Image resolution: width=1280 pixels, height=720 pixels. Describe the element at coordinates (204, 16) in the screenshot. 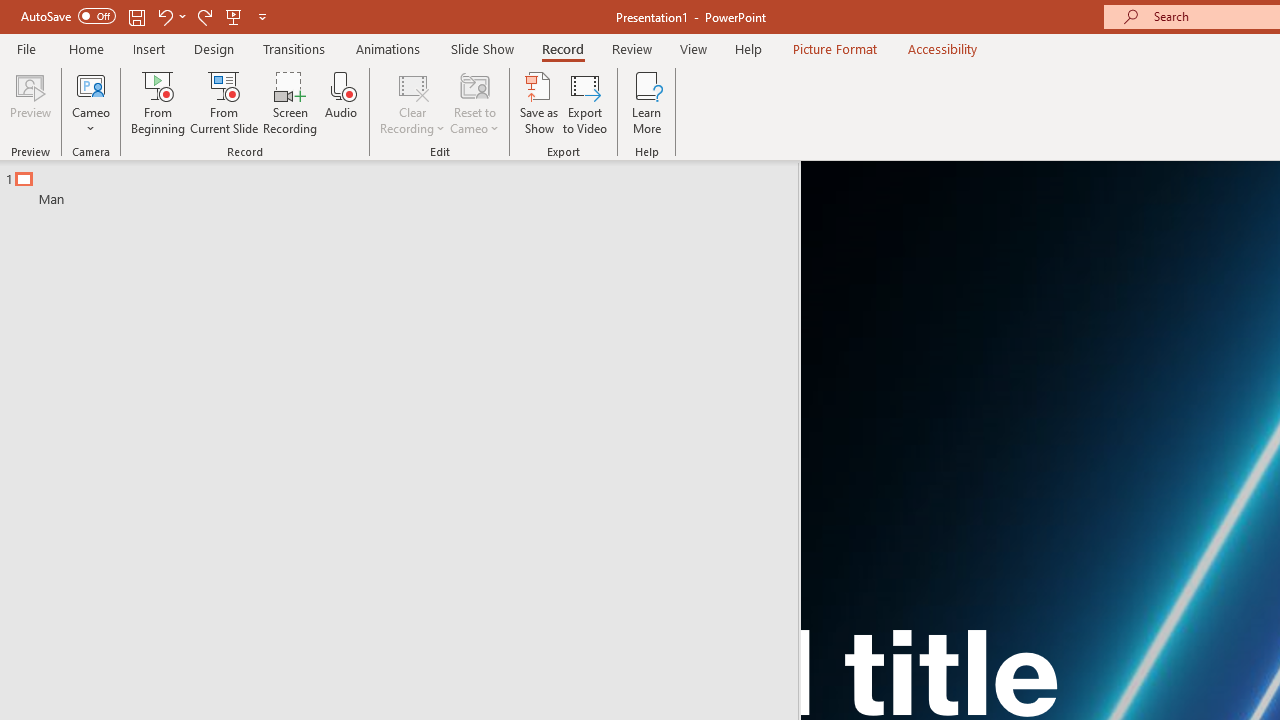

I see `'Redo'` at that location.